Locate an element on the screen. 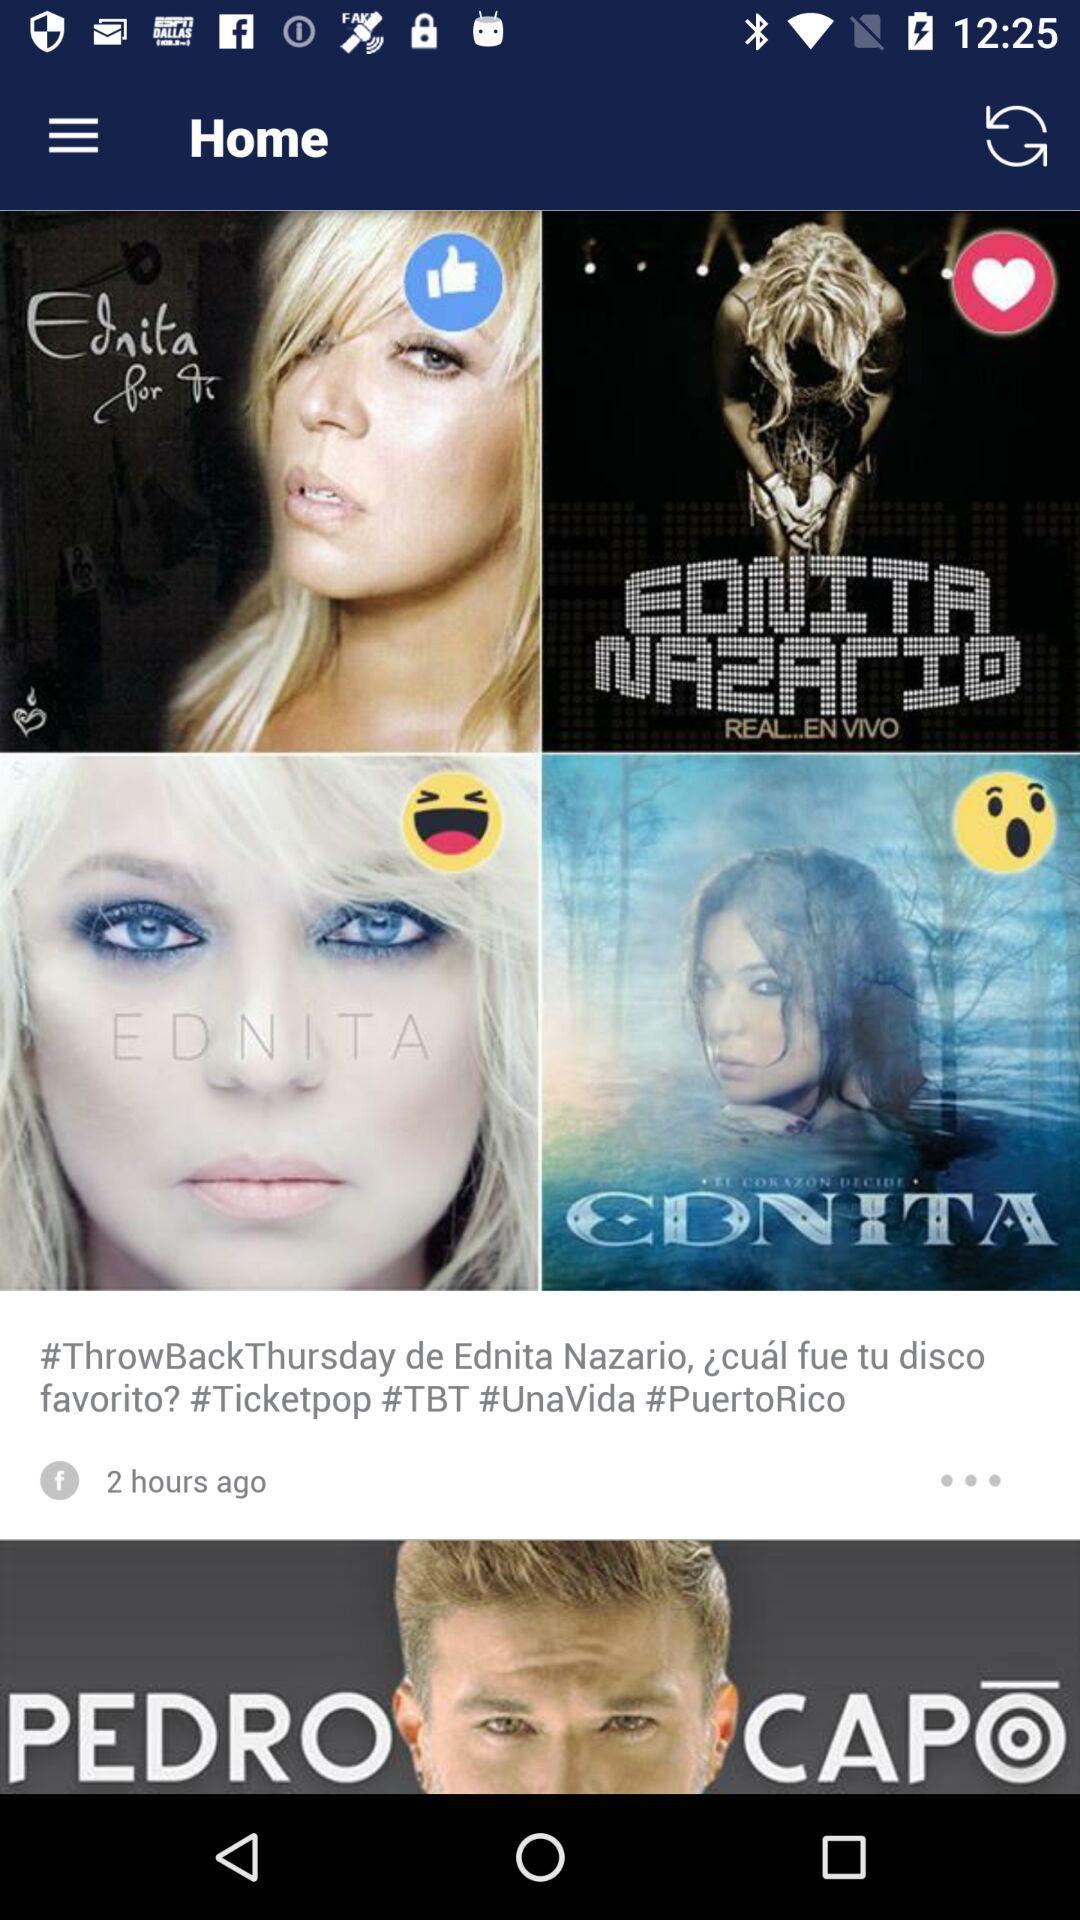  the item next to home is located at coordinates (72, 135).